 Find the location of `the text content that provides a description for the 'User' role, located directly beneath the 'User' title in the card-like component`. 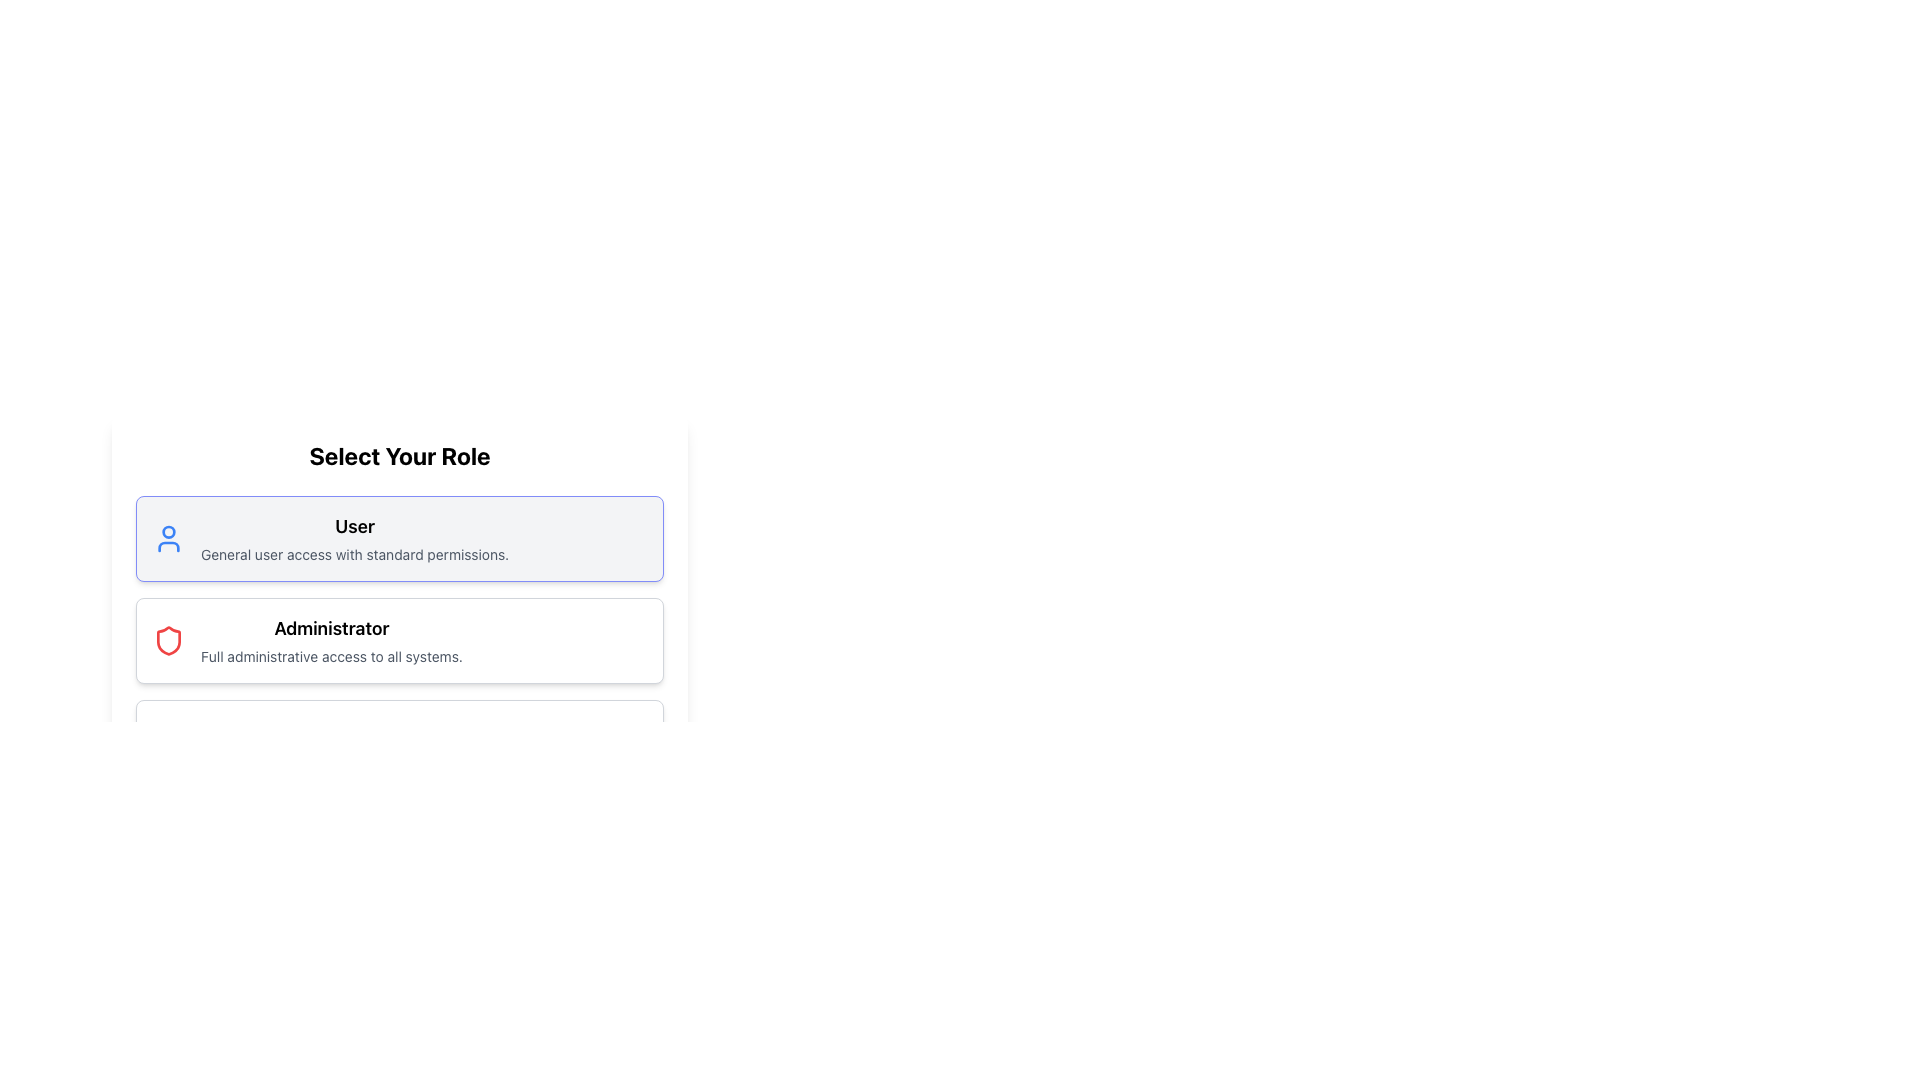

the text content that provides a description for the 'User' role, located directly beneath the 'User' title in the card-like component is located at coordinates (355, 555).